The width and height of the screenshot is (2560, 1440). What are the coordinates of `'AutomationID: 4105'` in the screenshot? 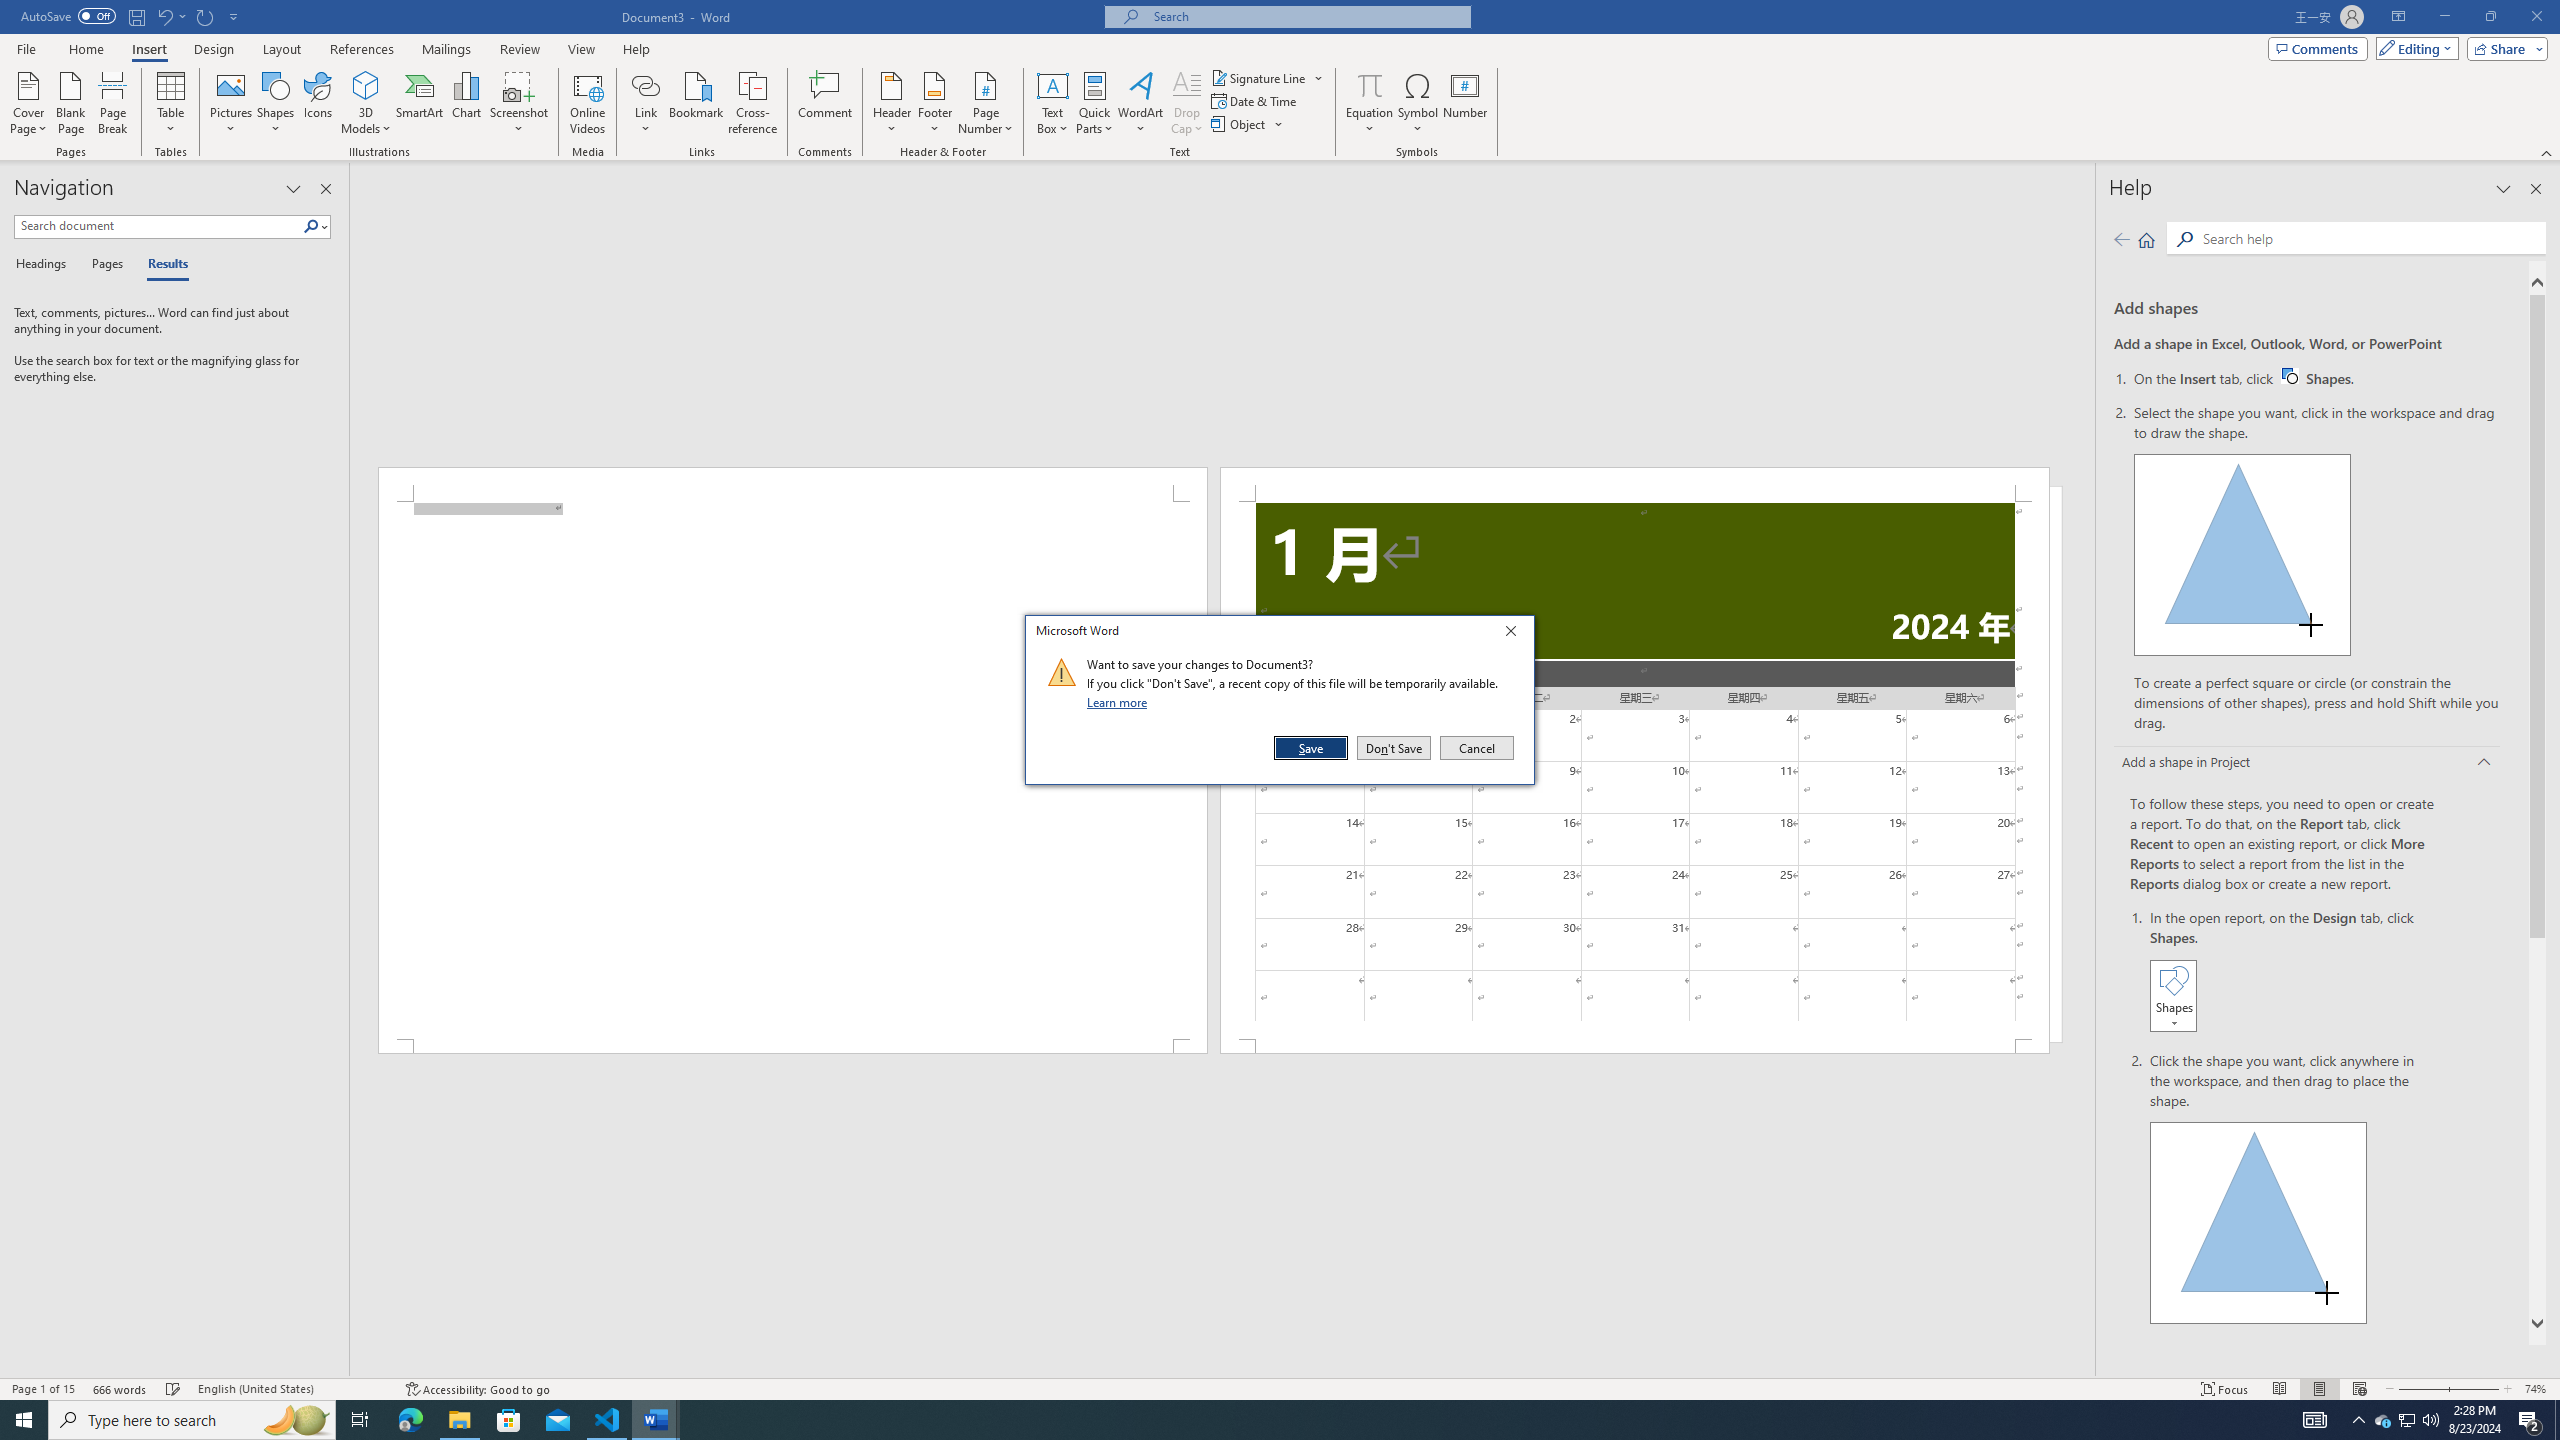 It's located at (2315, 1418).